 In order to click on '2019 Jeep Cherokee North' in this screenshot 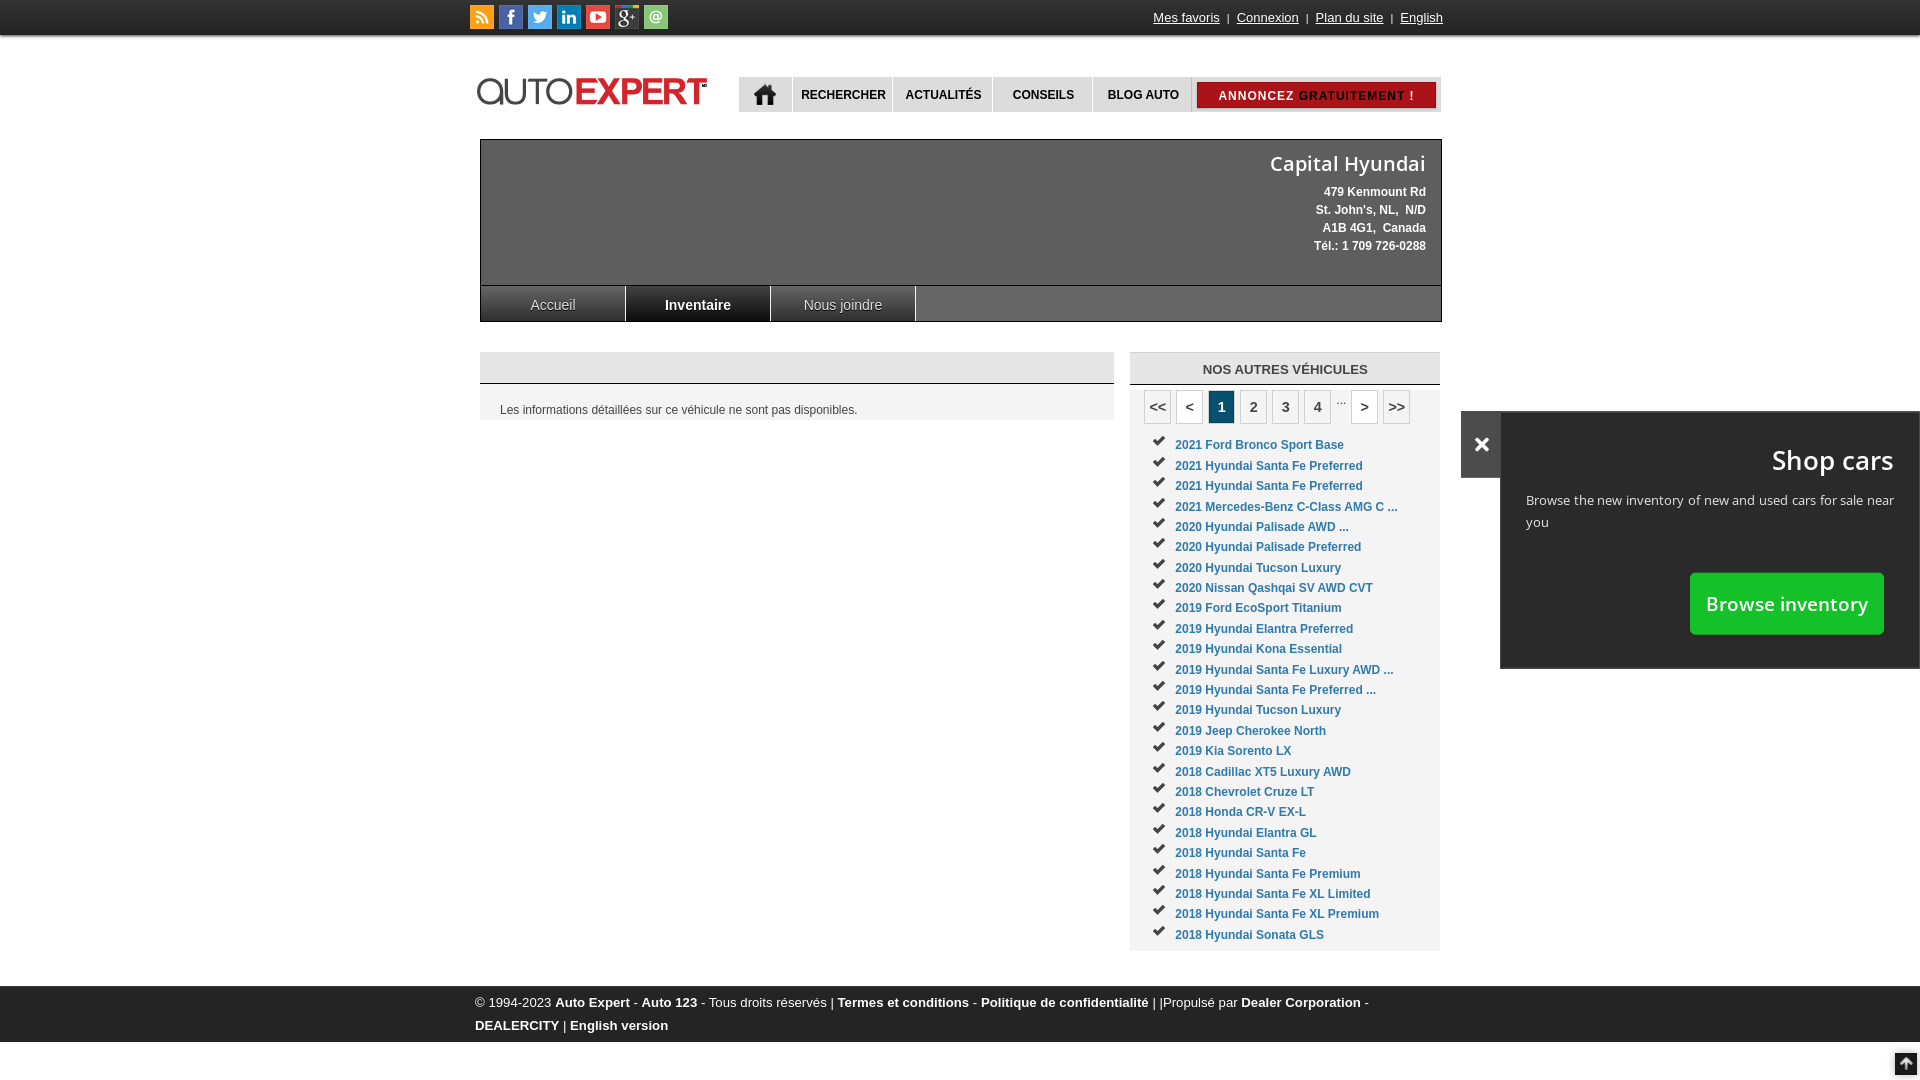, I will do `click(1175, 731)`.